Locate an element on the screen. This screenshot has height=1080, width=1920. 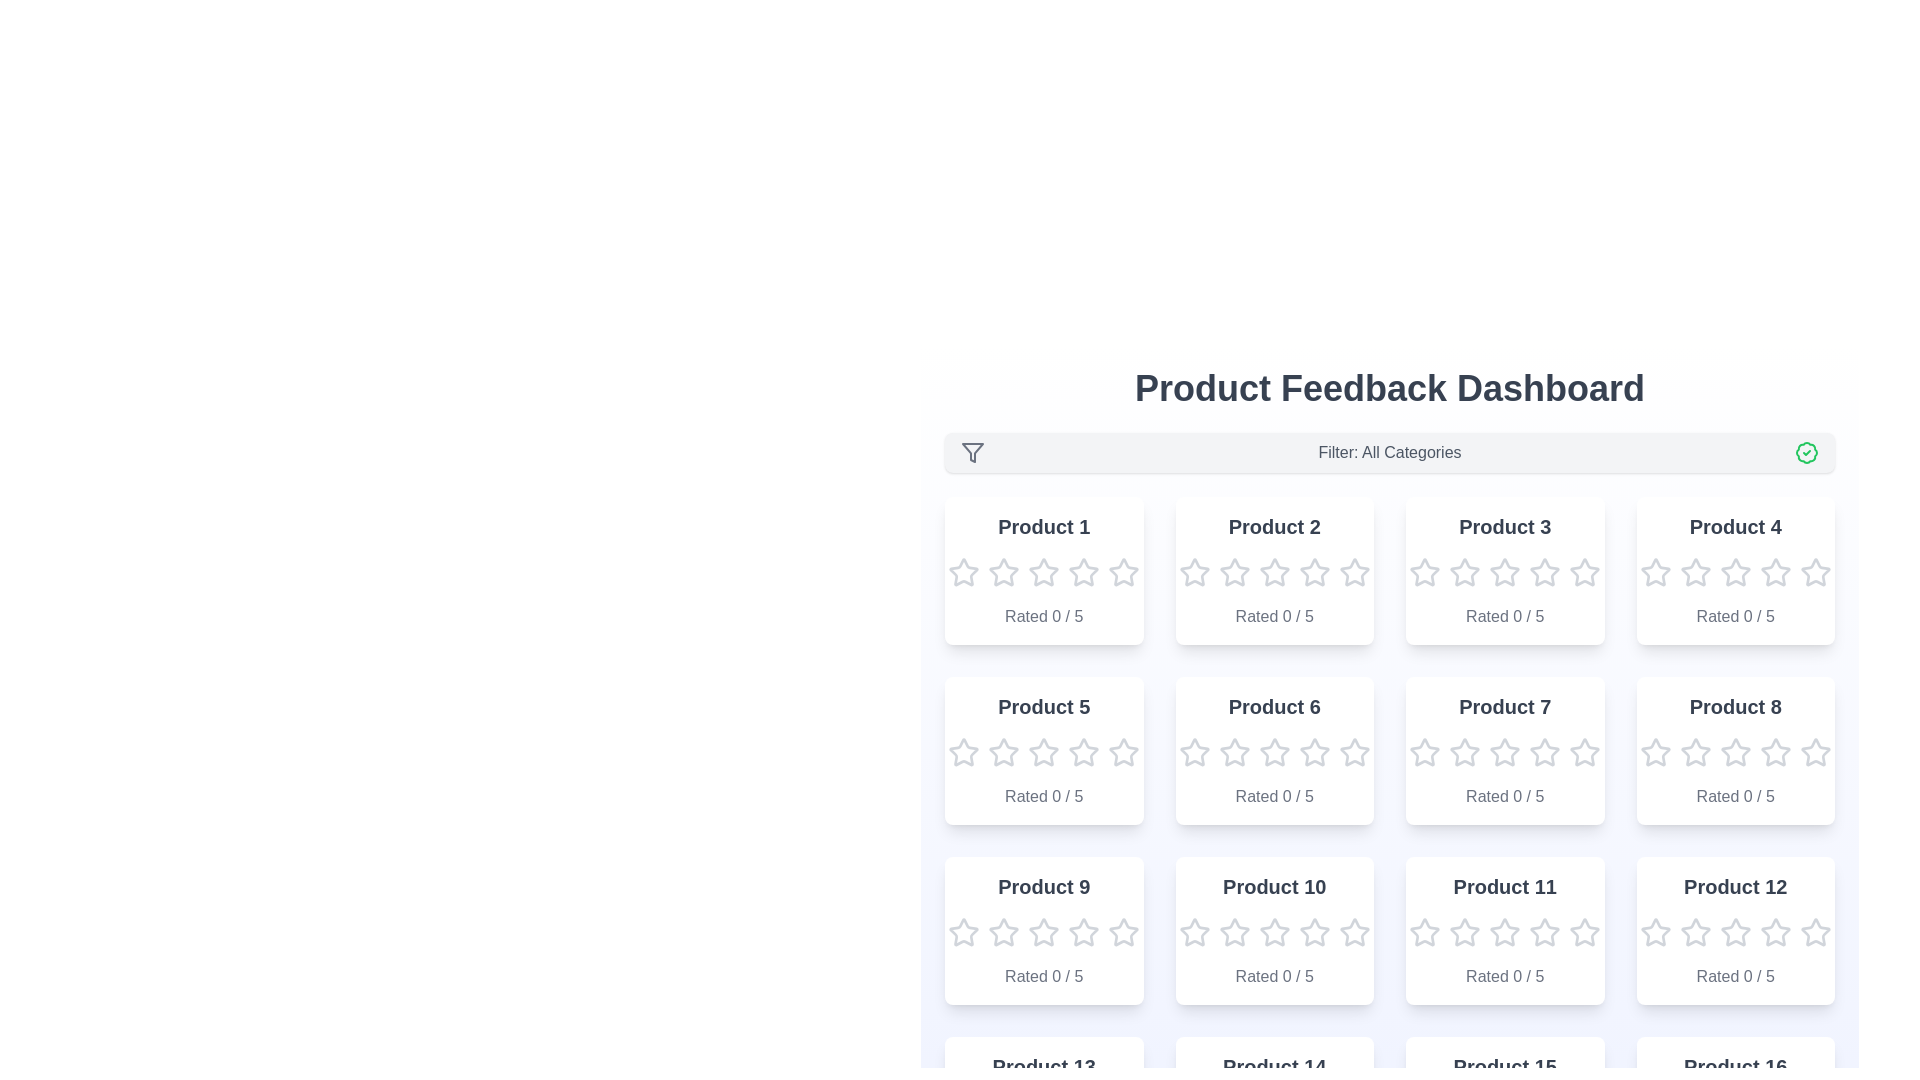
the filter icon to open the filtration options is located at coordinates (973, 452).